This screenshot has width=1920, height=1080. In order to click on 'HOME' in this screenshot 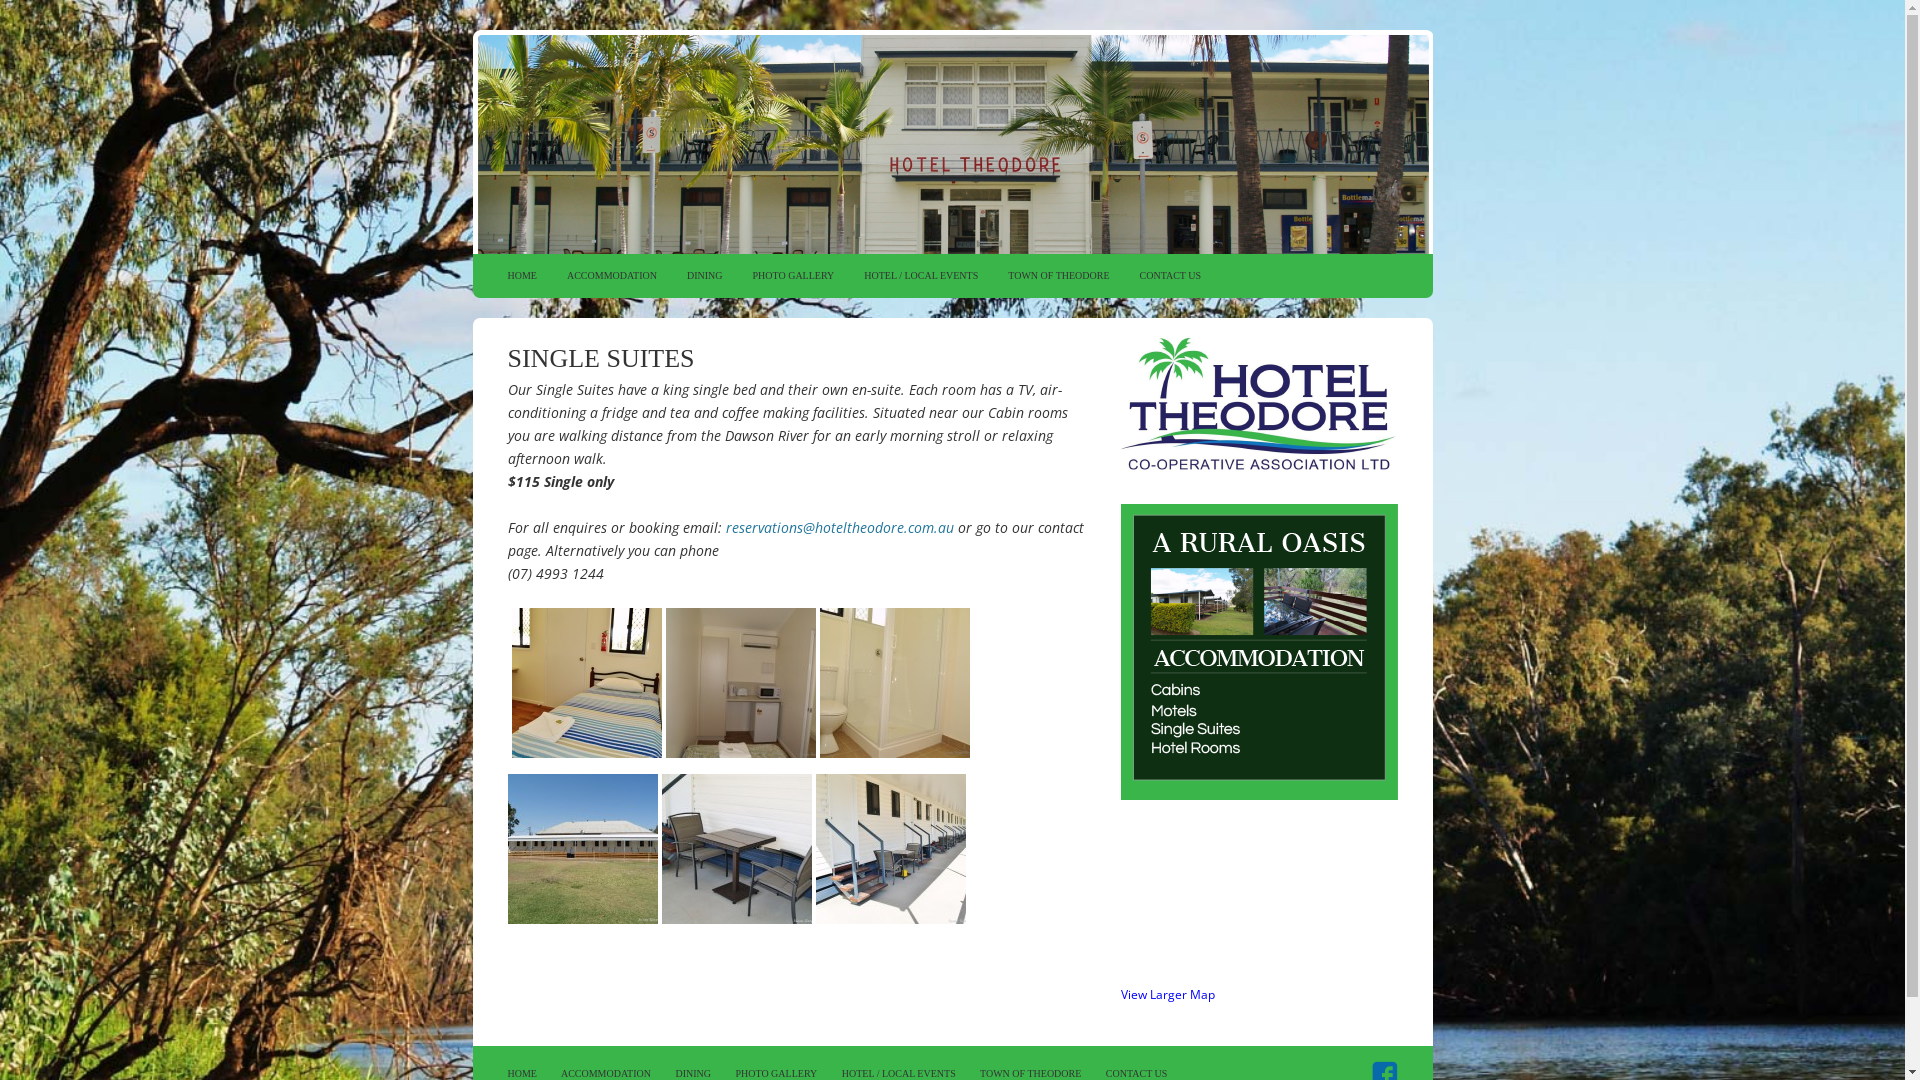, I will do `click(521, 276)`.